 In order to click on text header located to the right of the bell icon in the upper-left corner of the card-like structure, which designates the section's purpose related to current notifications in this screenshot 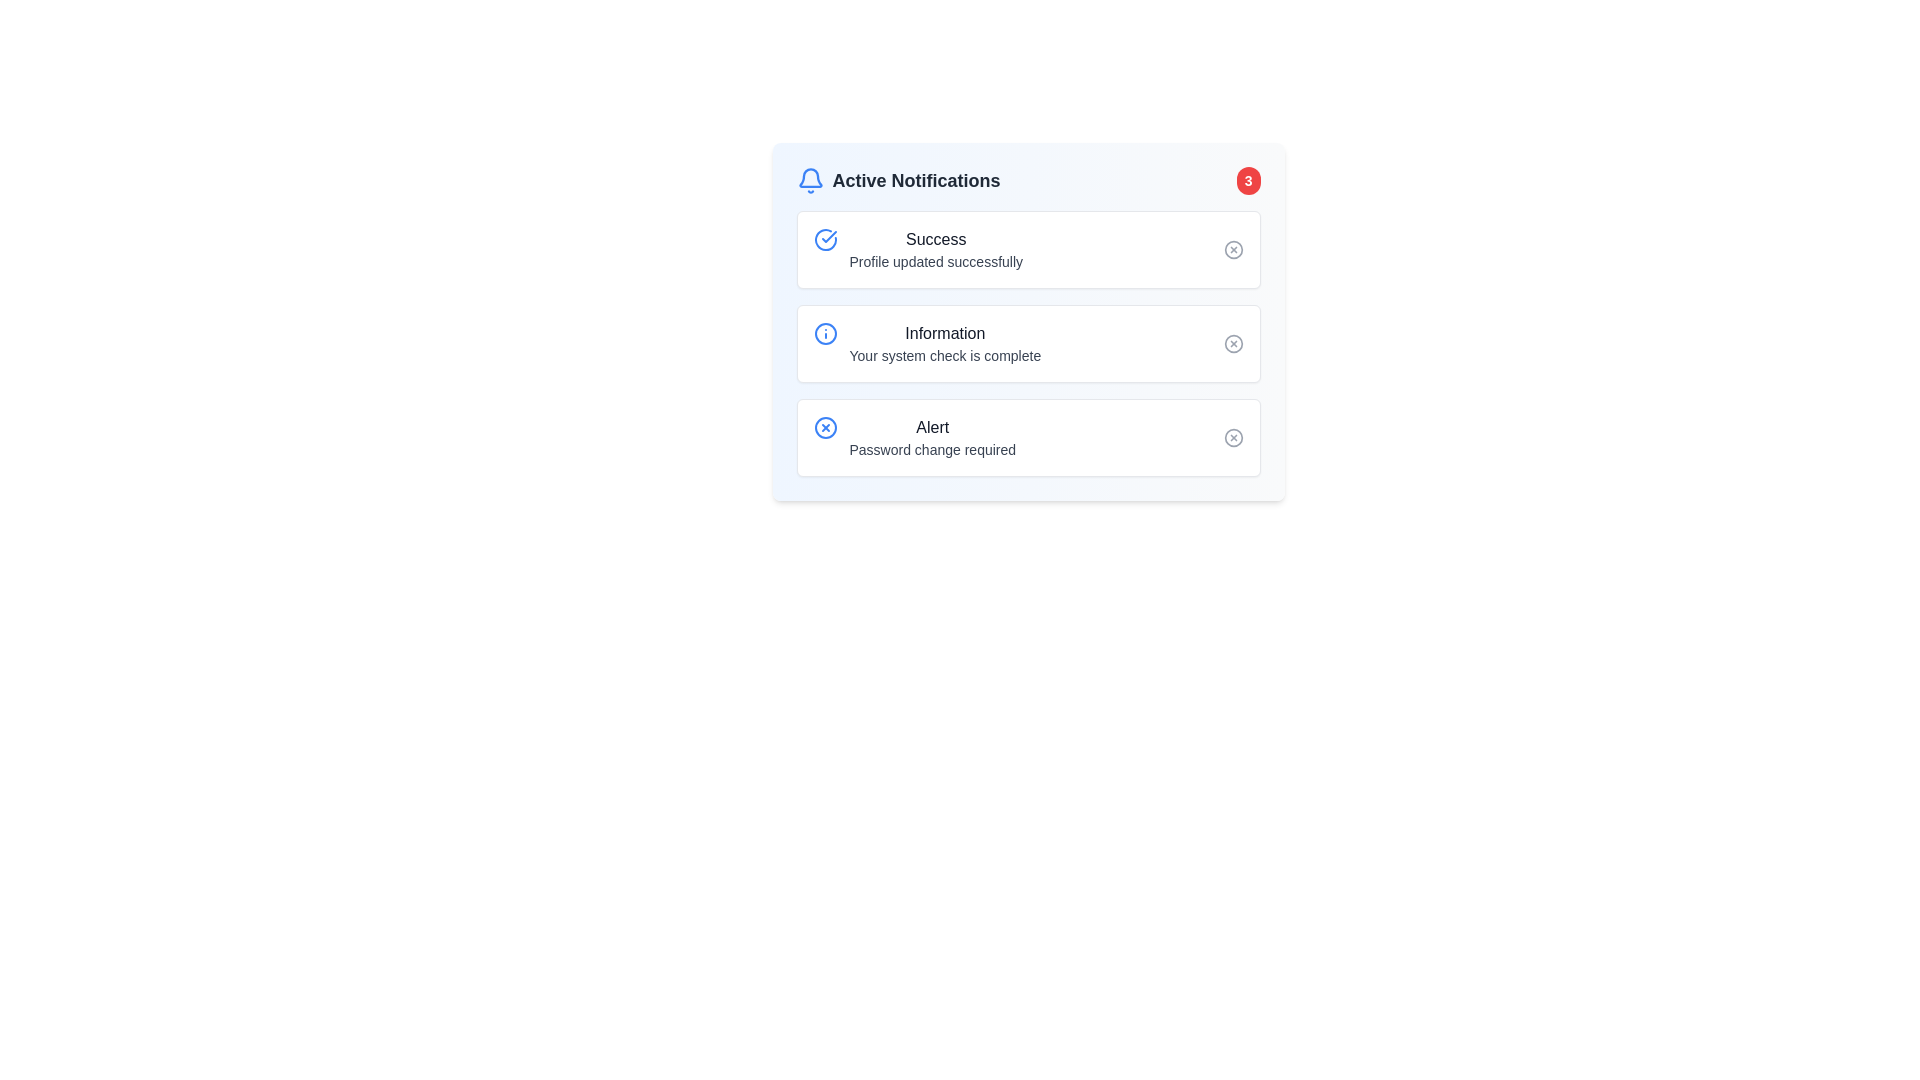, I will do `click(915, 181)`.